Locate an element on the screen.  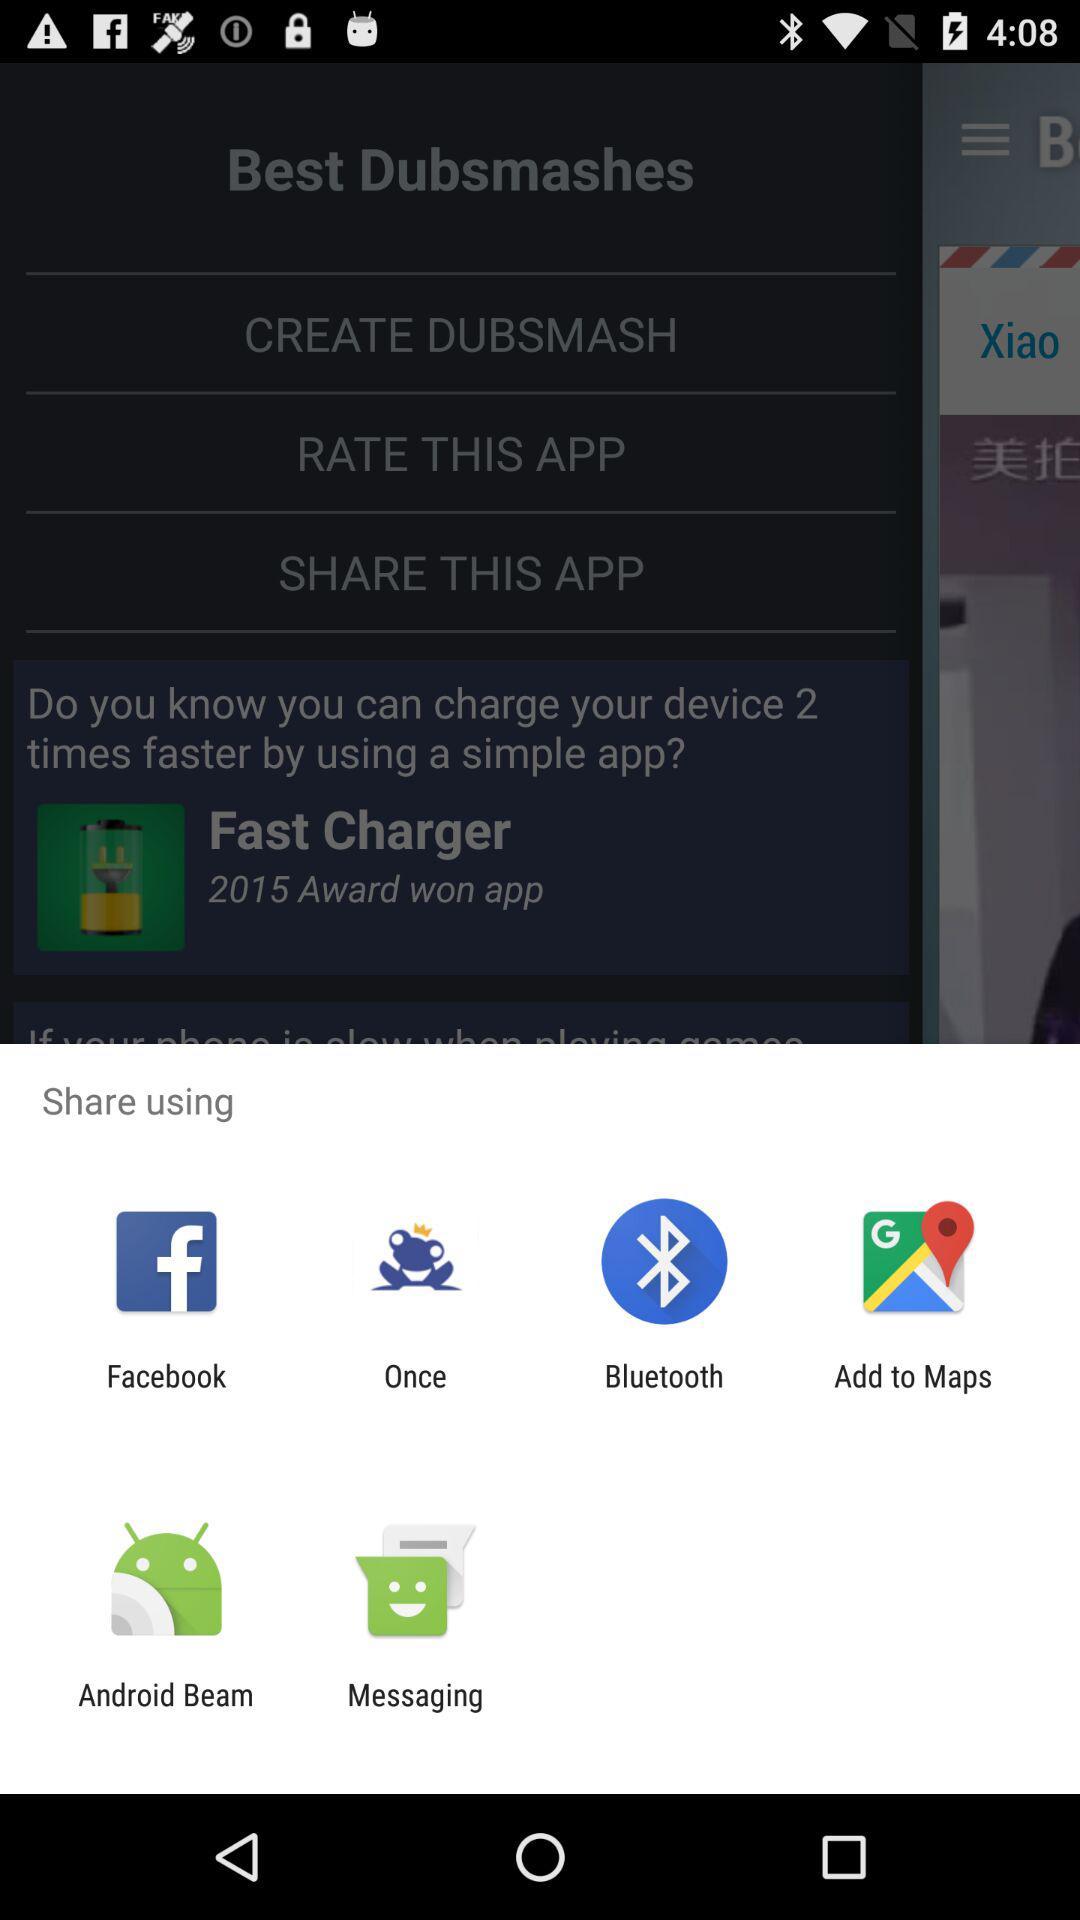
the facebook app is located at coordinates (165, 1392).